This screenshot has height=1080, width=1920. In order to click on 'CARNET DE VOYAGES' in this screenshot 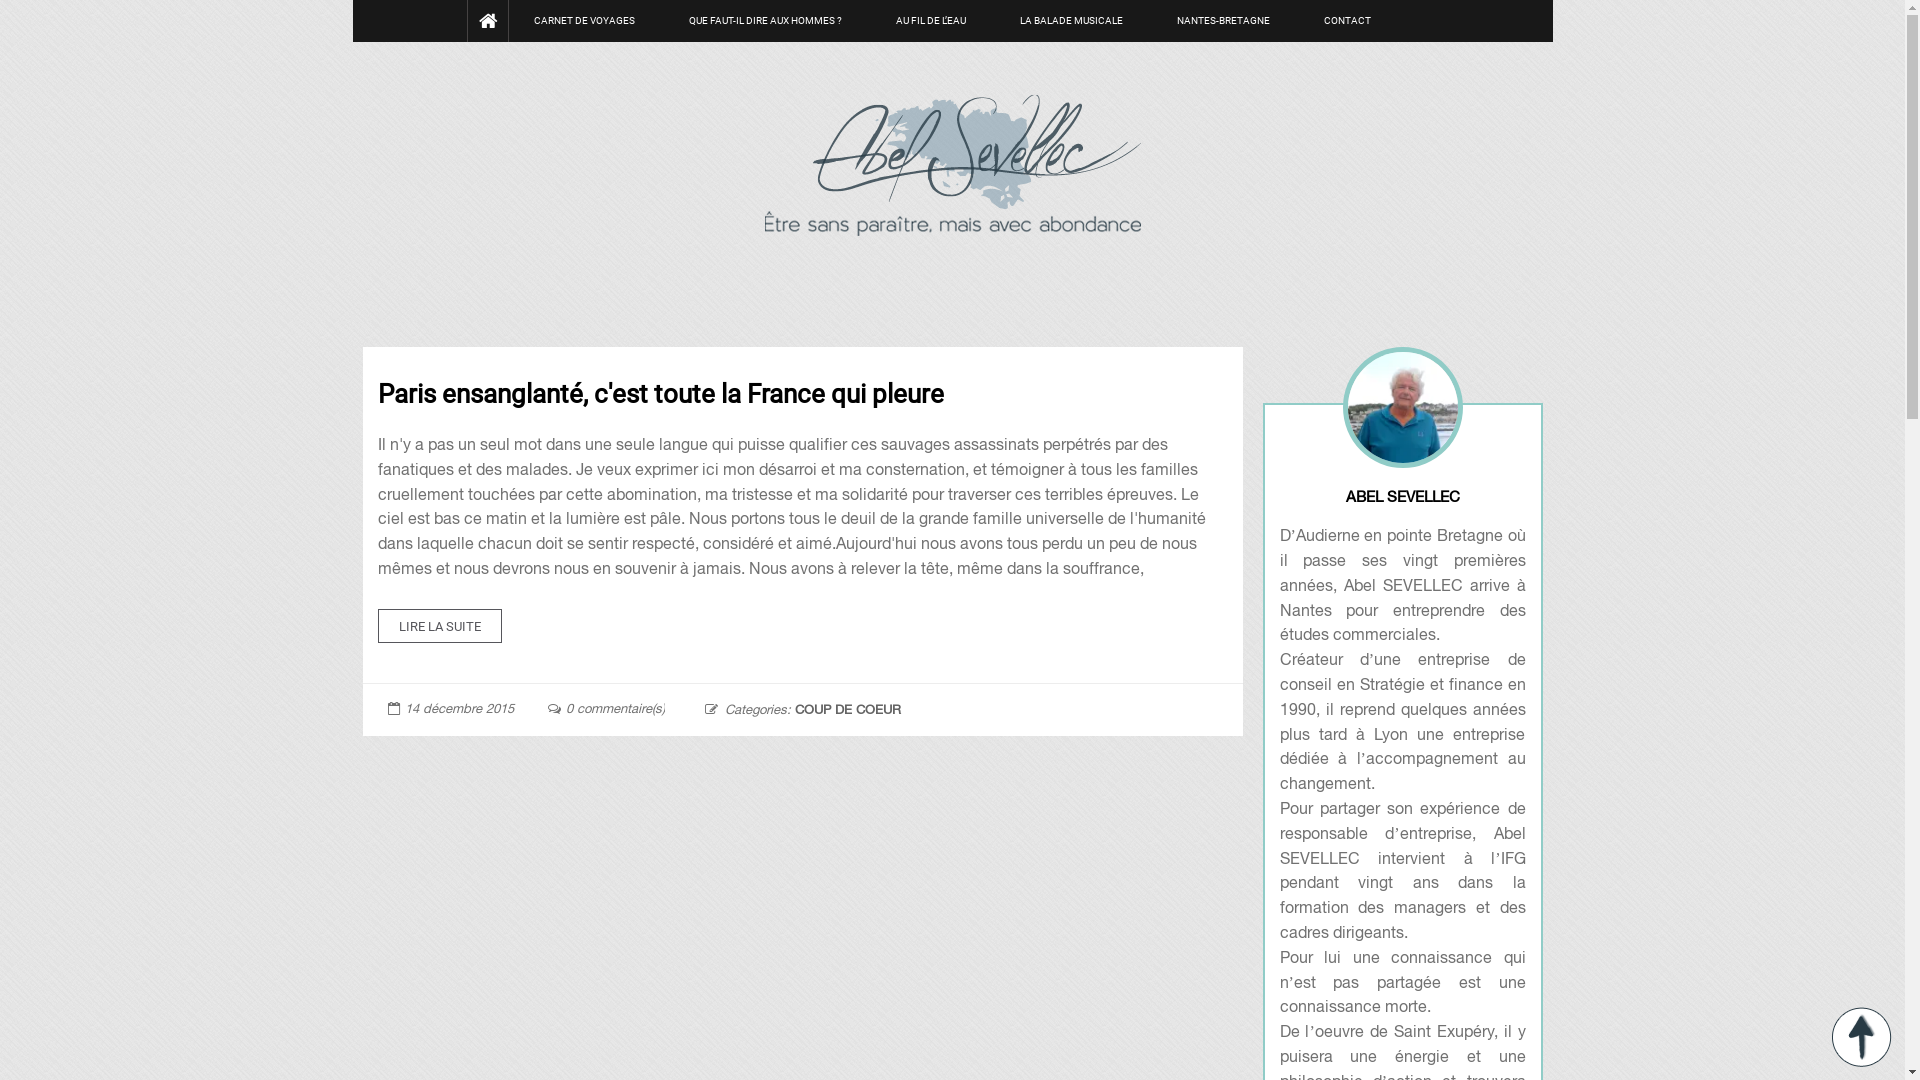, I will do `click(583, 20)`.